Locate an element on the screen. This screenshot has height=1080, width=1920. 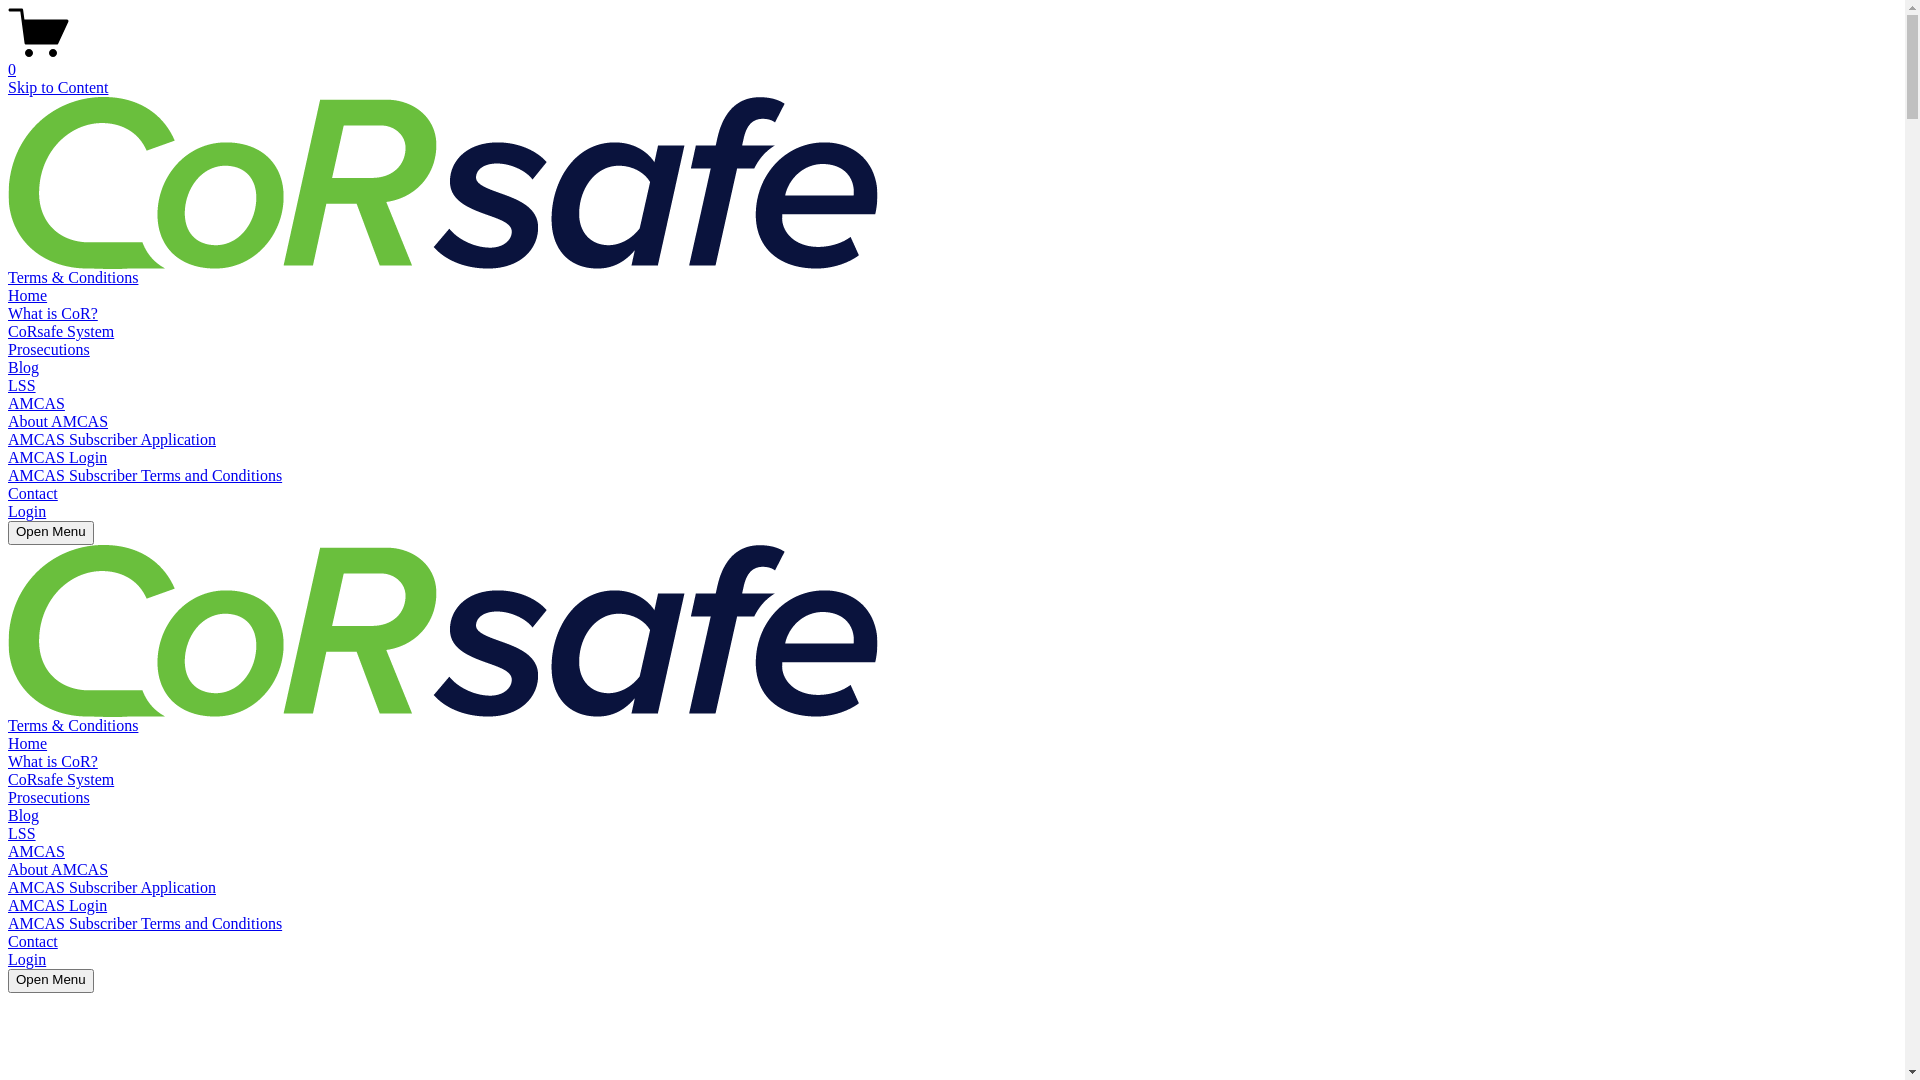
'AMCAS' is located at coordinates (36, 851).